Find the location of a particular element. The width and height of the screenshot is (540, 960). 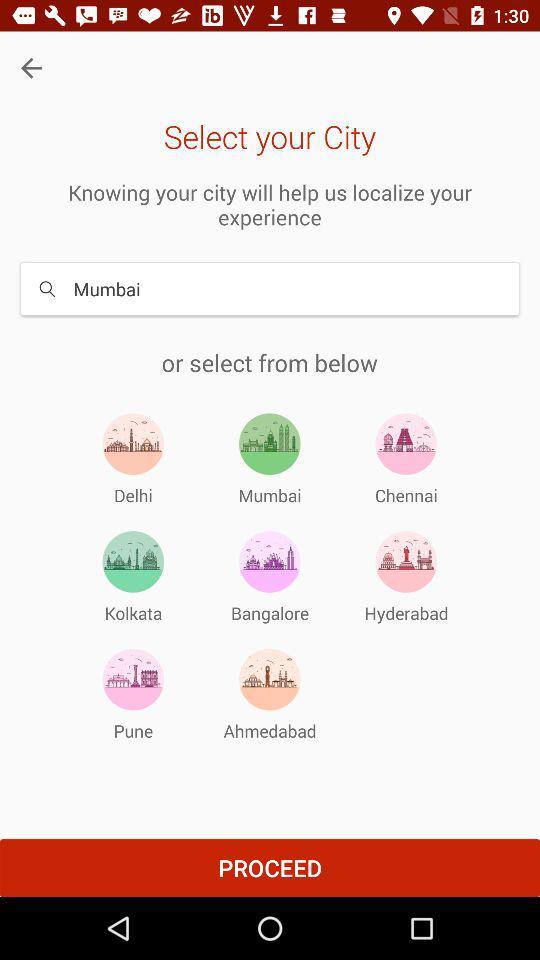

go back is located at coordinates (30, 68).